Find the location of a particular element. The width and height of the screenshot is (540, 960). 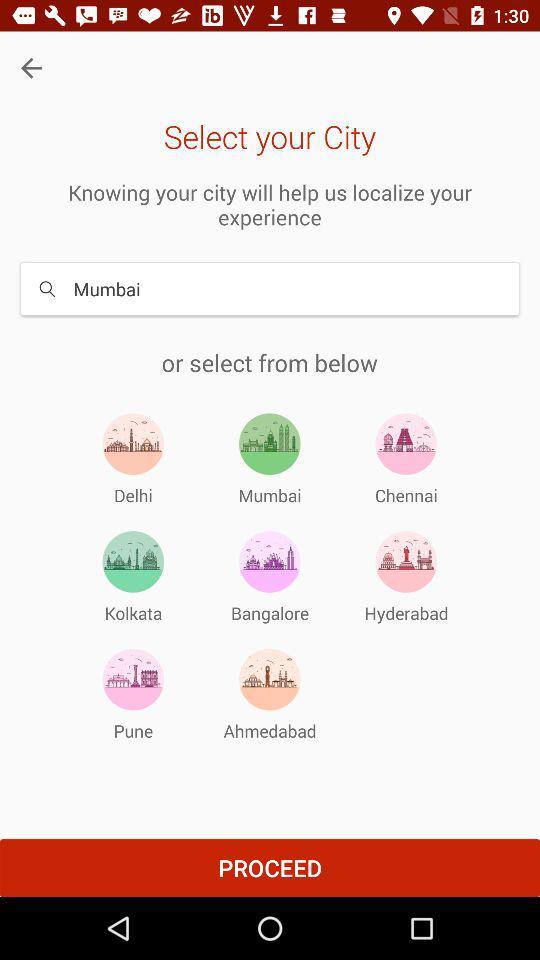

go back is located at coordinates (30, 68).